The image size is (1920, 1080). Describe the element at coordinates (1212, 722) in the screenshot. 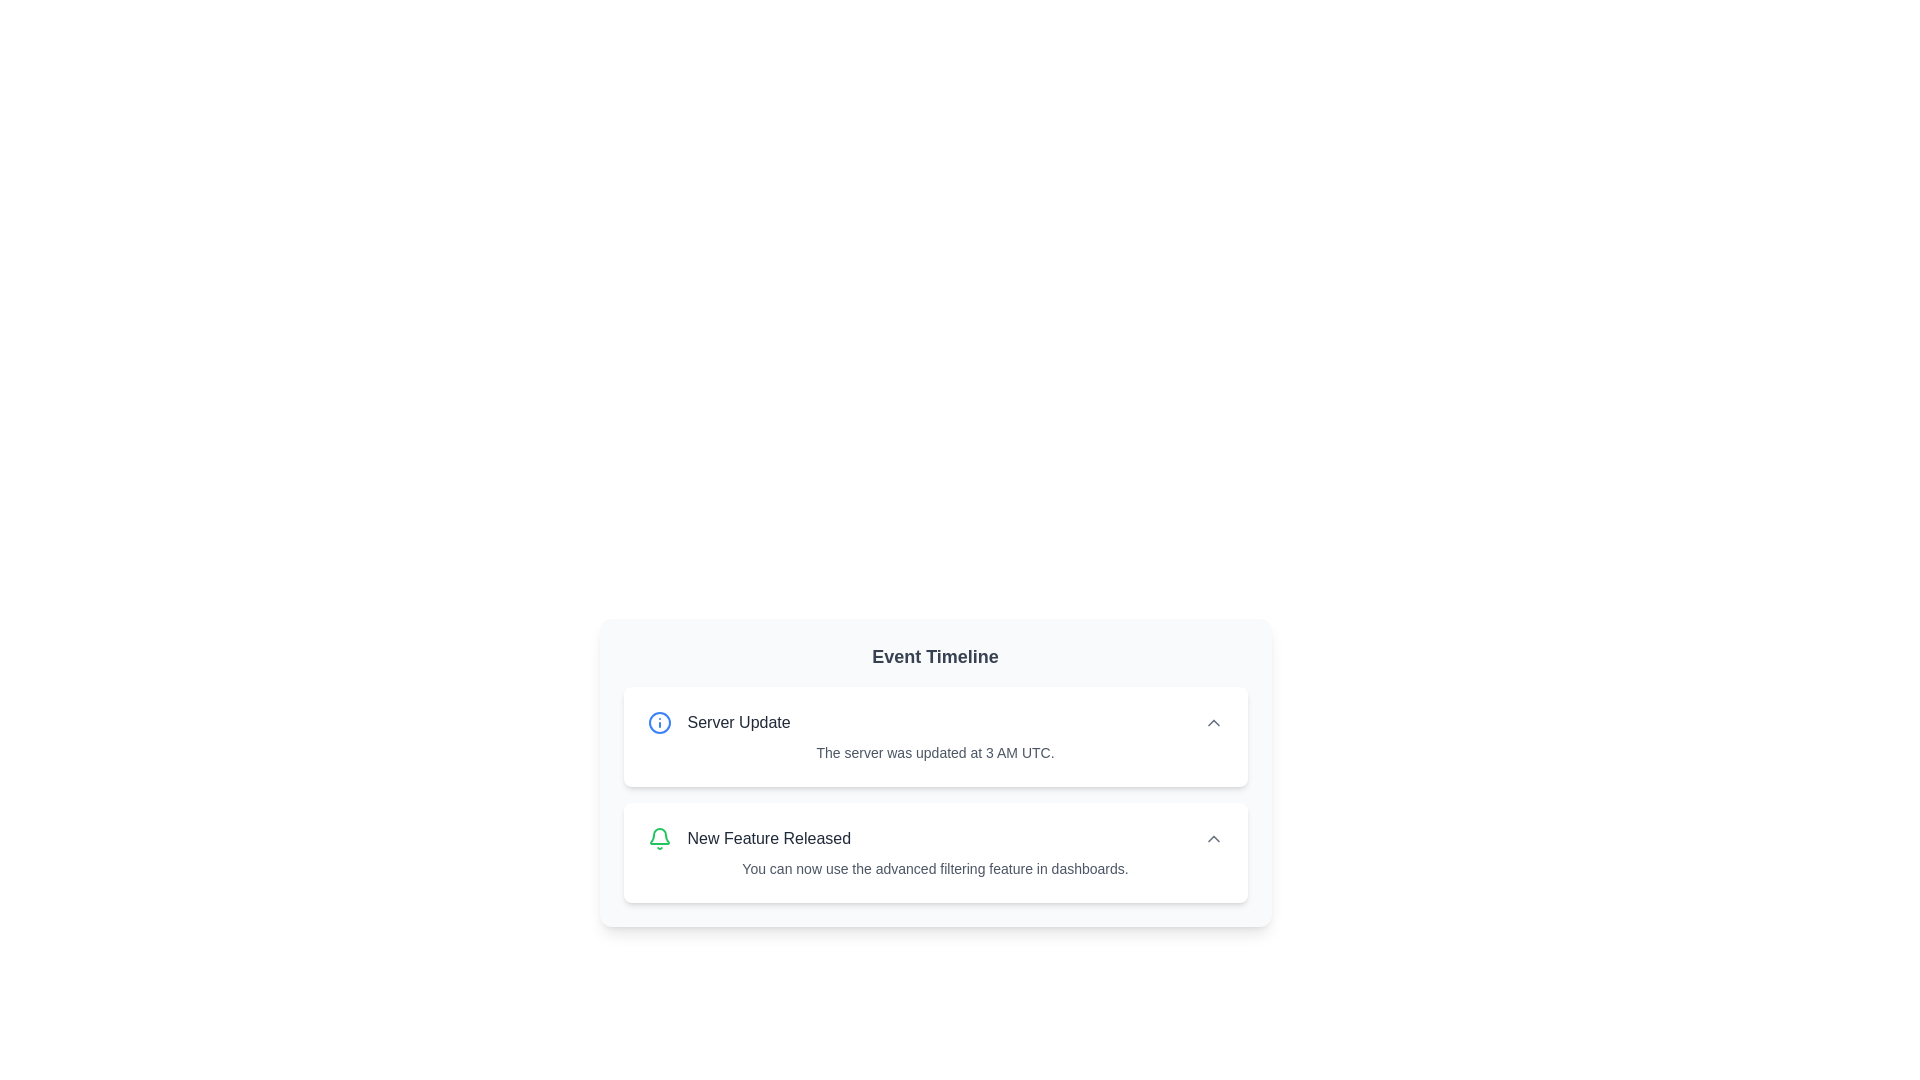

I see `the toggle button of the event to expand or collapse it` at that location.